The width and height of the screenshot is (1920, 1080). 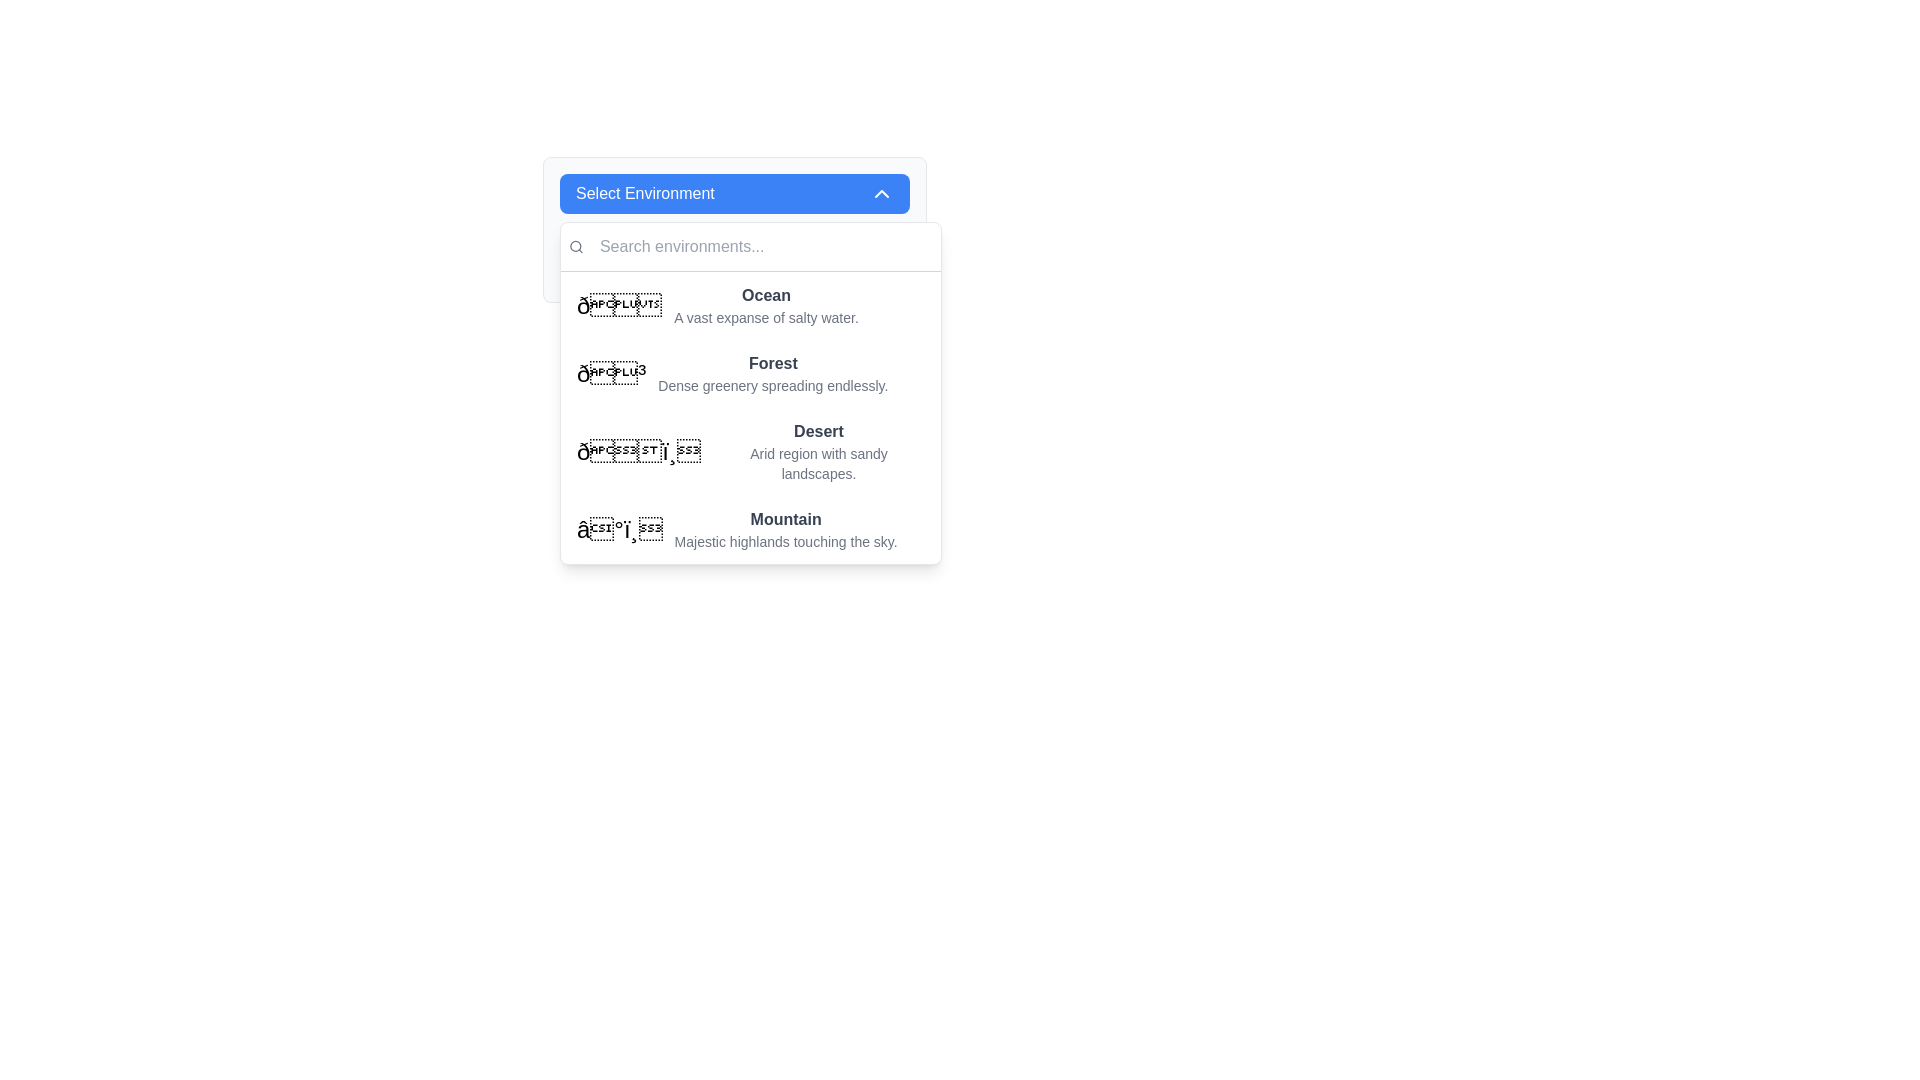 I want to click on the third option in the 'Select Environment' dropdown list, which features a desert landscape emoji and the text 'Desert' with a description 'Arid region with sandy landscapes.', so click(x=749, y=451).